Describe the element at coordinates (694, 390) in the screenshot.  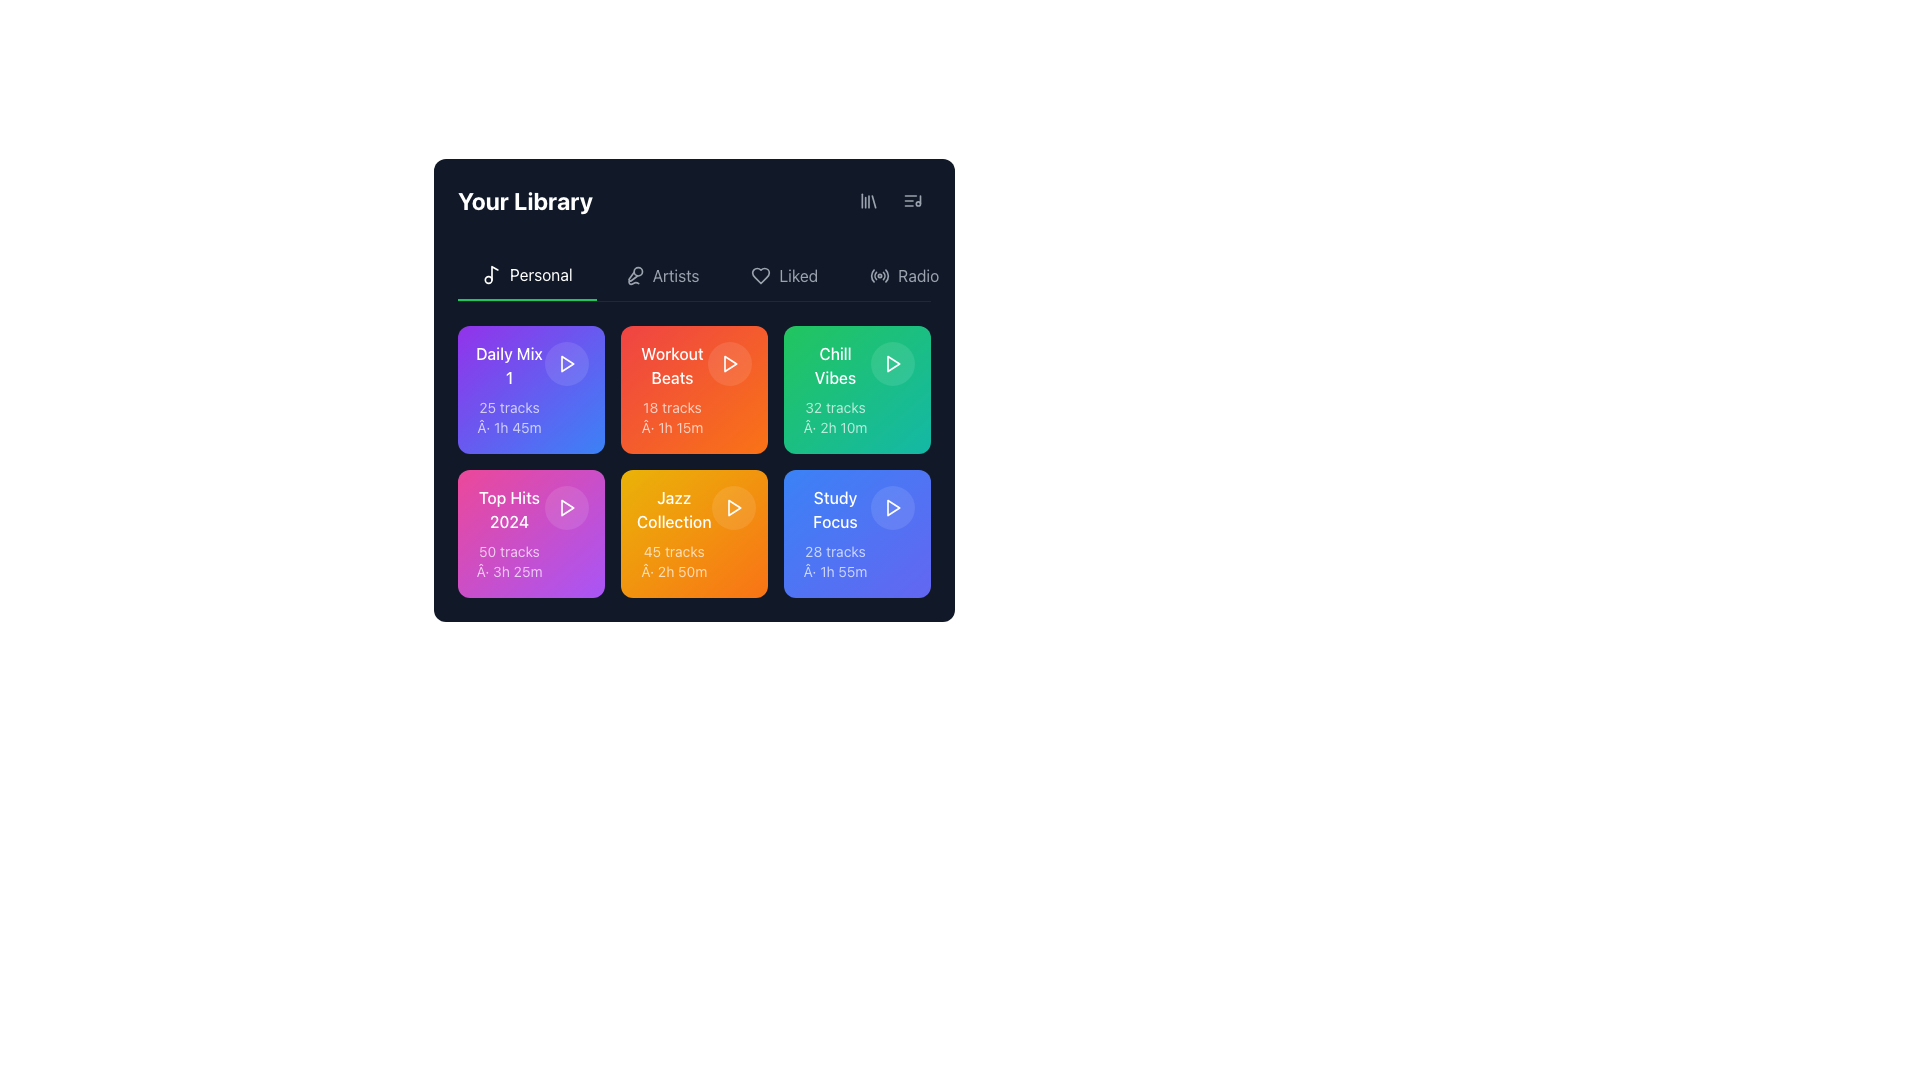
I see `the 'Workout Beats' playlist item in the user's library` at that location.